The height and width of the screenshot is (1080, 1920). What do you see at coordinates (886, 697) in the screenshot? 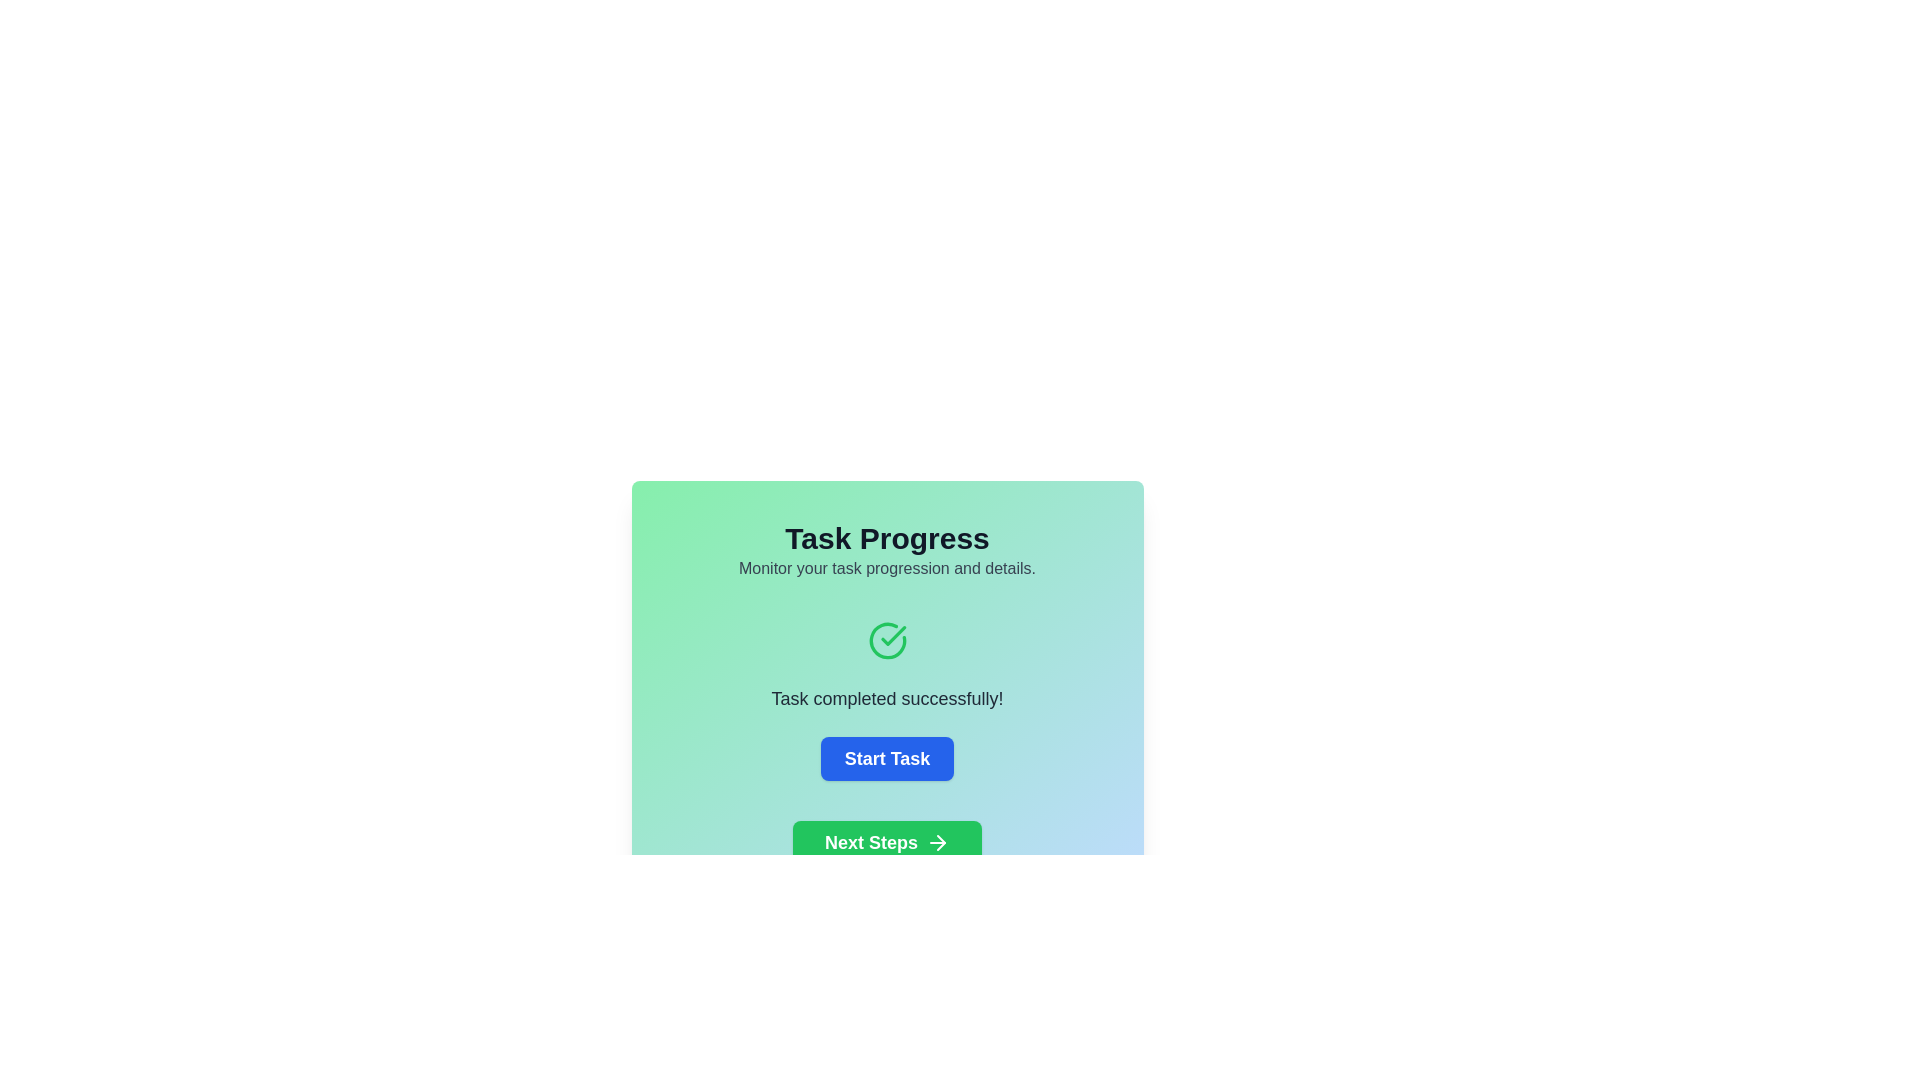
I see `the status message text label indicating task completion, located below the checkmark icon and above the 'Start Task' button` at bounding box center [886, 697].